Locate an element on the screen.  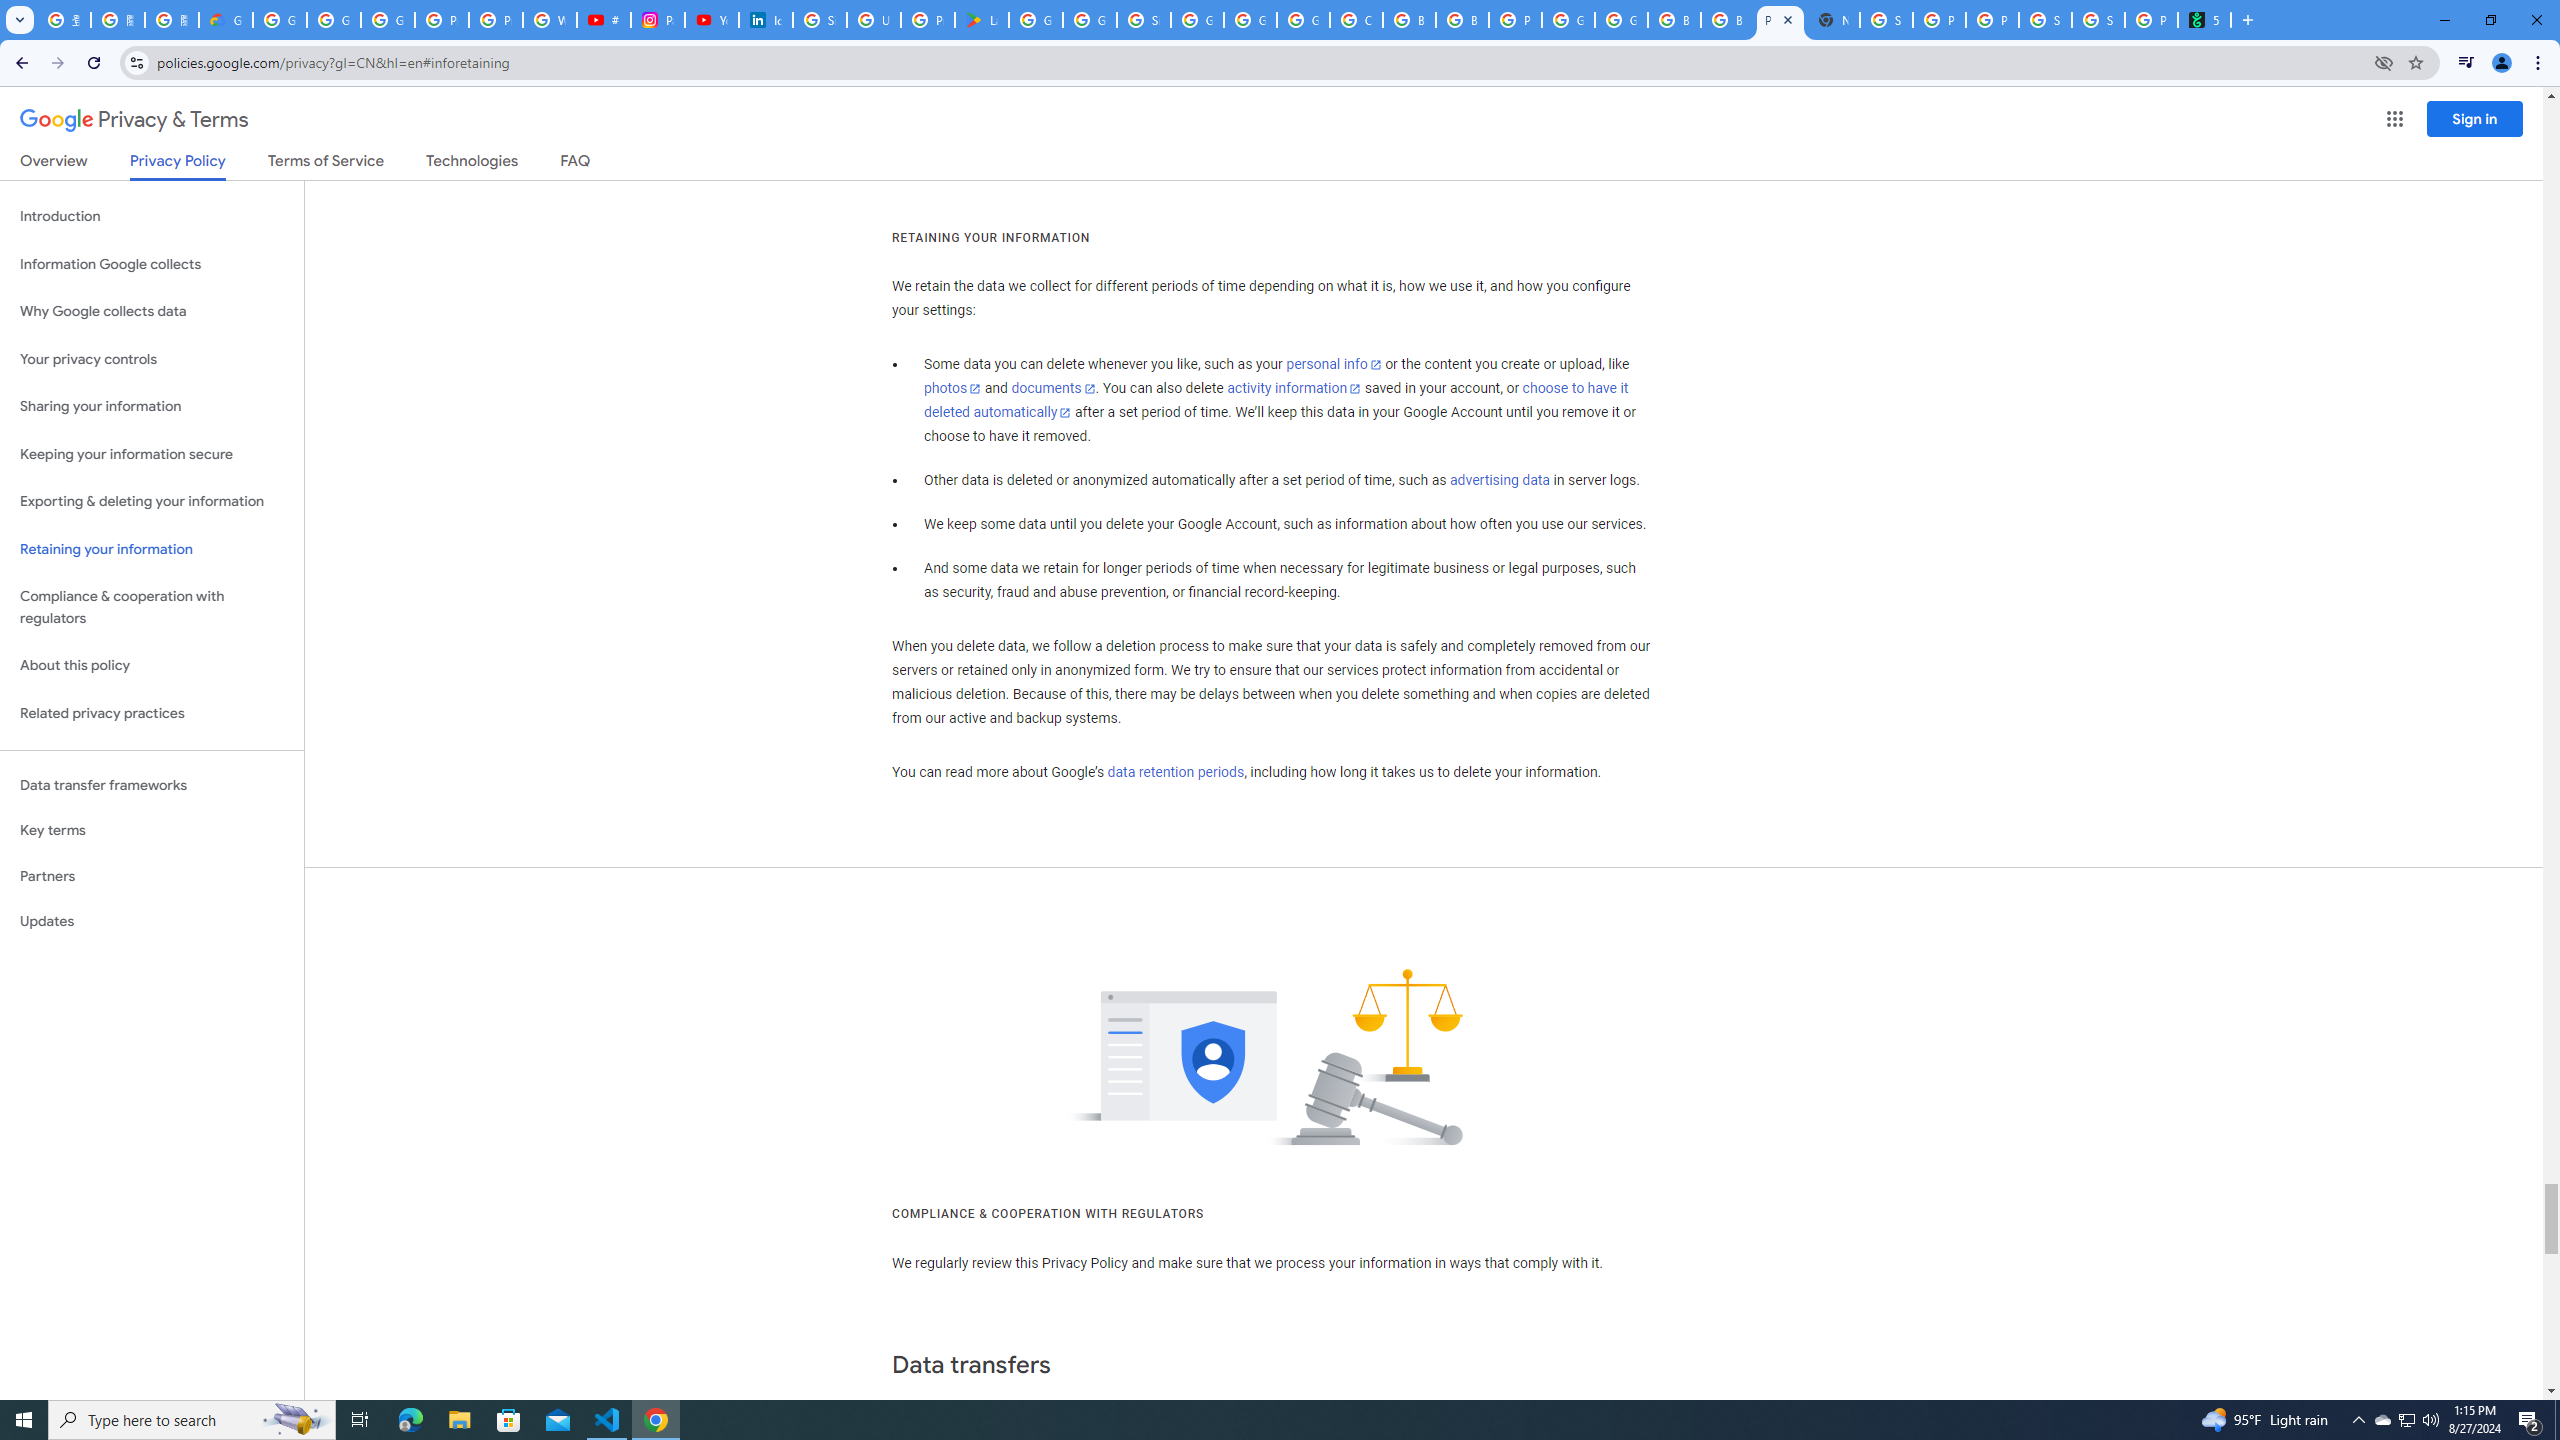
'Data transfer frameworks' is located at coordinates (151, 785).